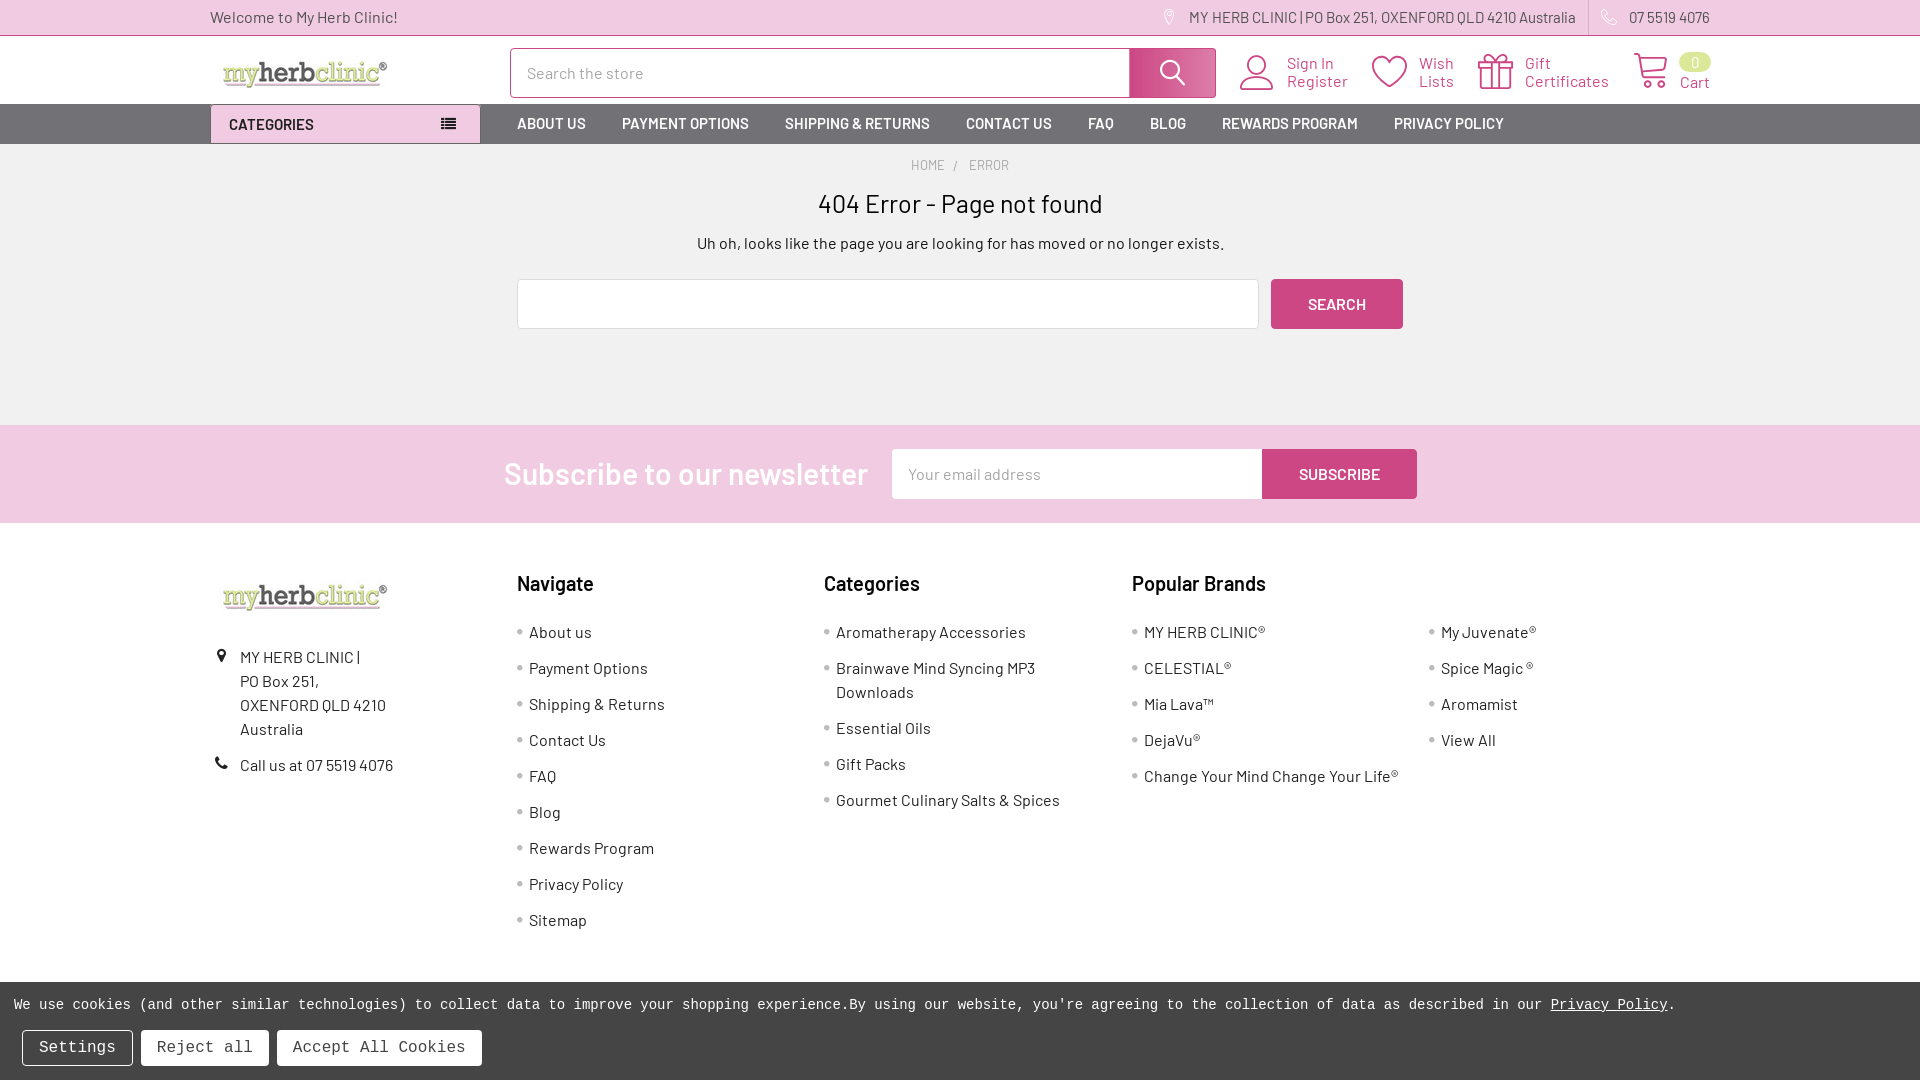 This screenshot has width=1920, height=1080. I want to click on 'Blog', so click(545, 811).